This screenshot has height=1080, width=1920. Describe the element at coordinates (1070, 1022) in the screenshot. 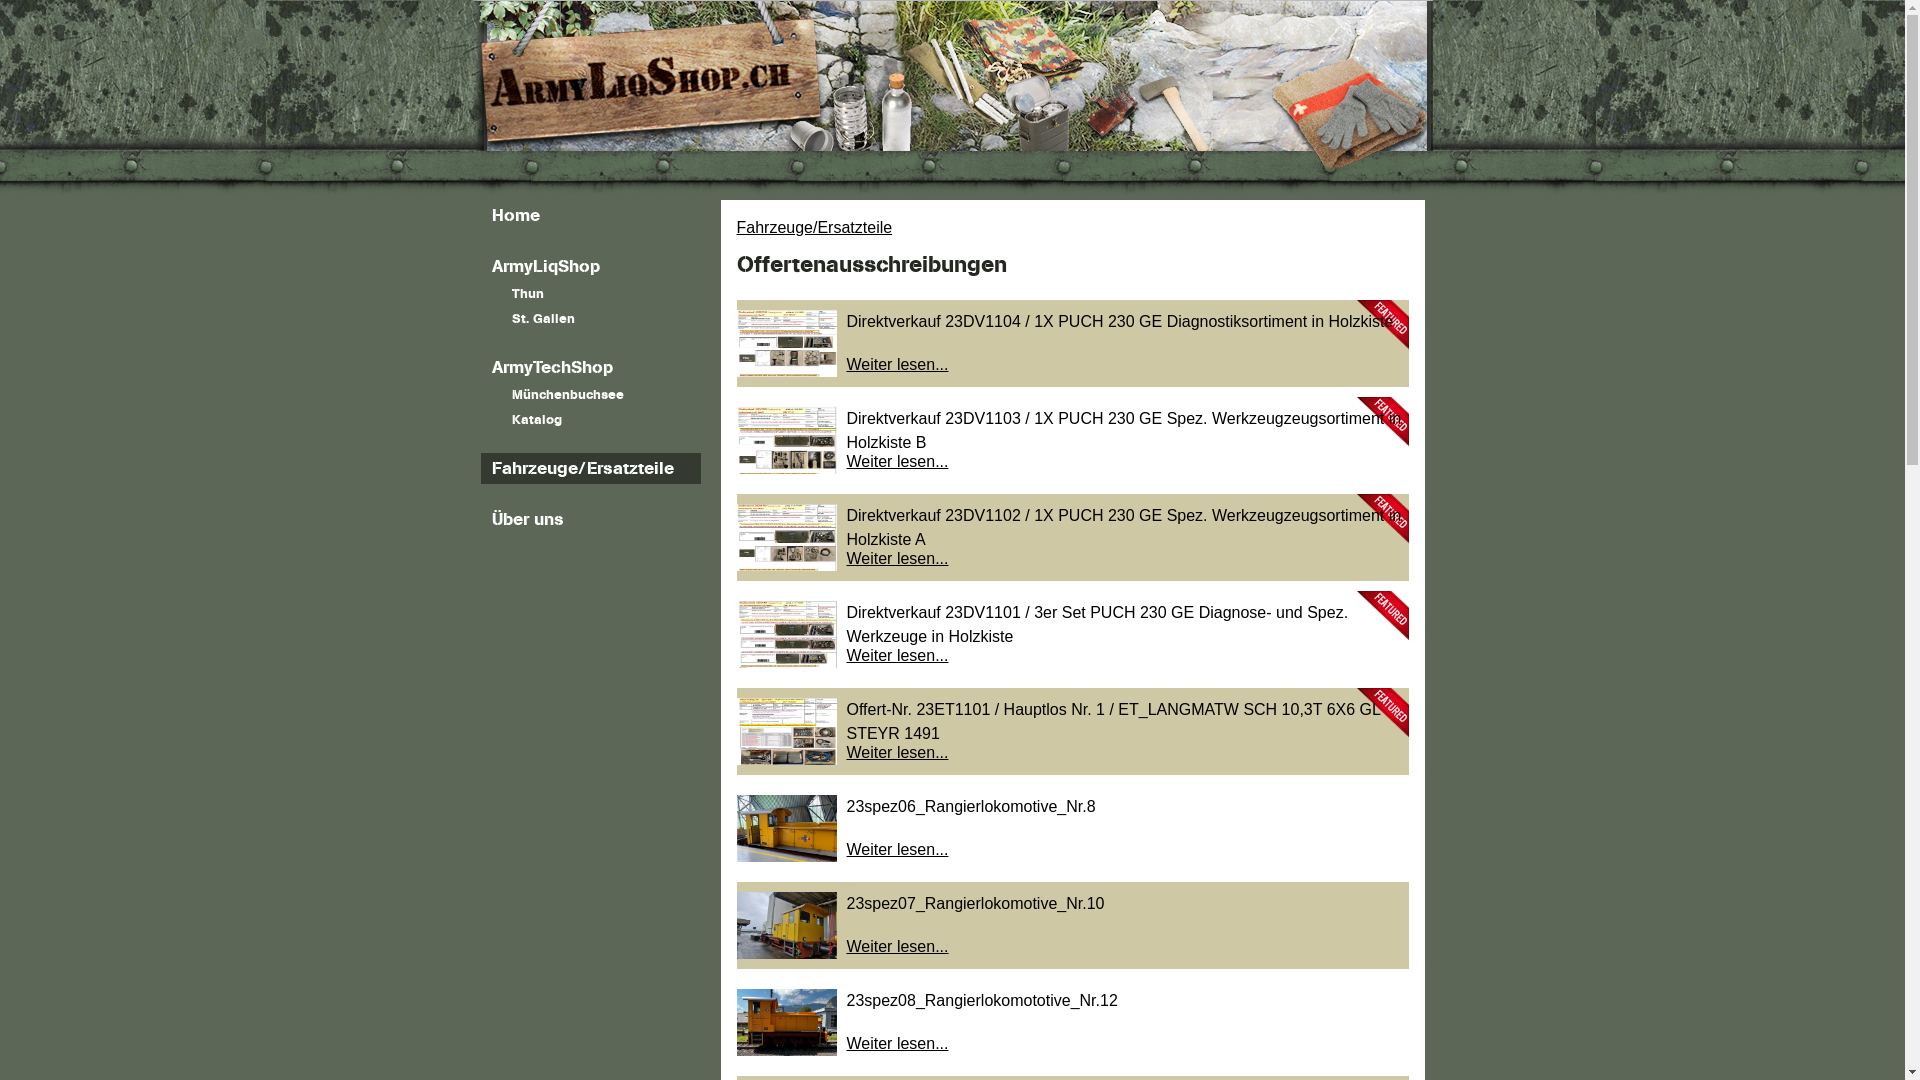

I see `'23spez08_Rangierlokomototive_Nr.12` at that location.